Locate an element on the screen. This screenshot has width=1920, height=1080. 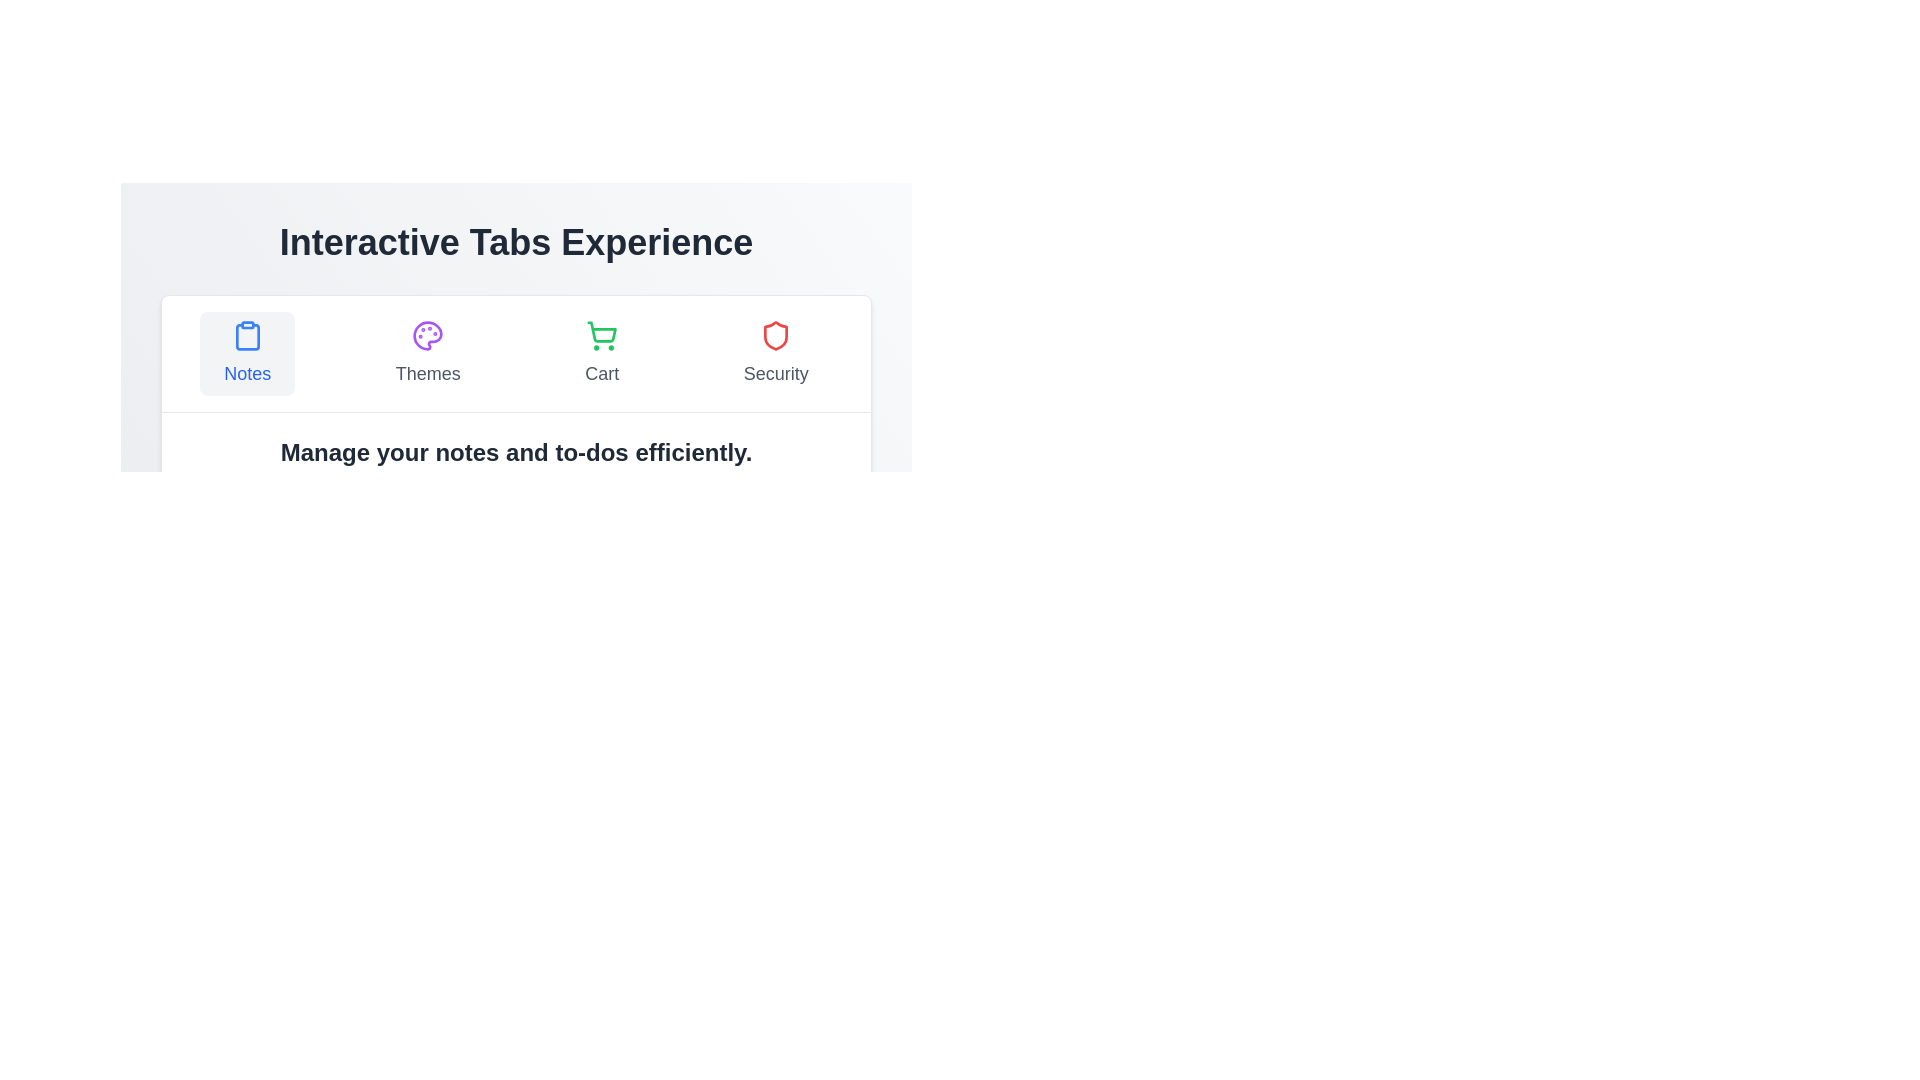
the tab labeled Cart to switch views is located at coordinates (601, 353).